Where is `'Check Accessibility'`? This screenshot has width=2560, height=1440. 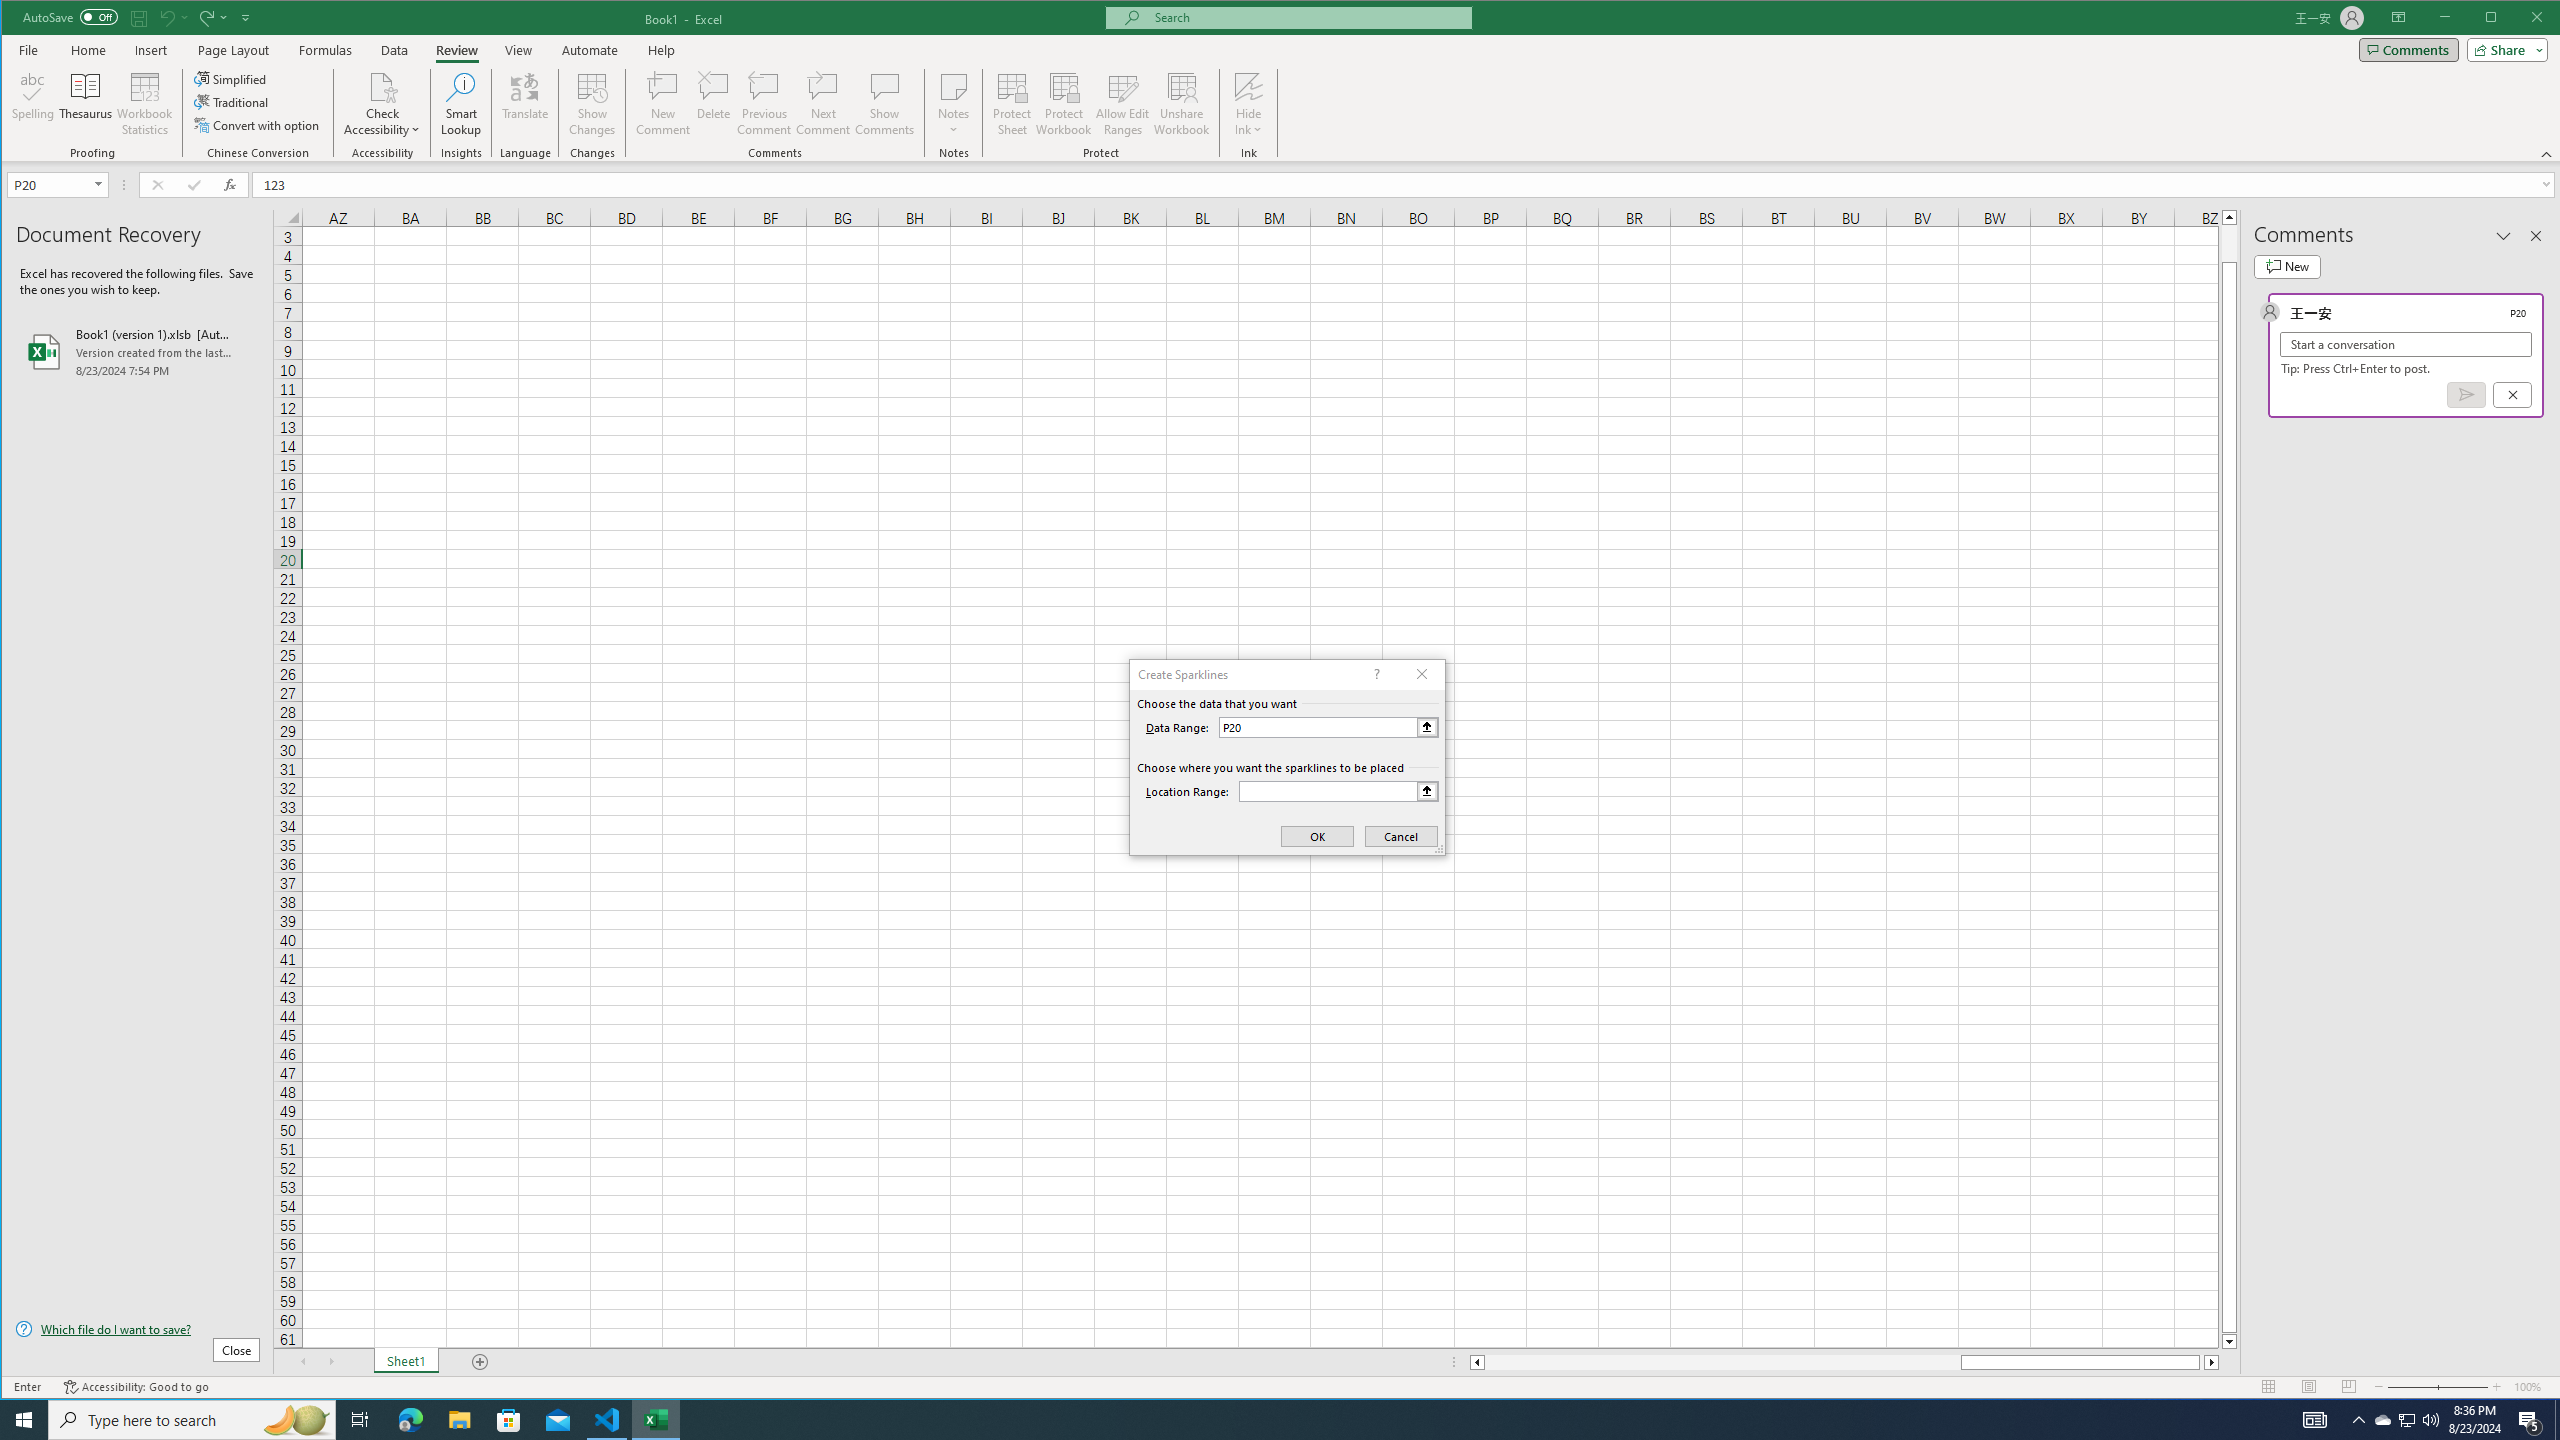
'Check Accessibility' is located at coordinates (382, 103).